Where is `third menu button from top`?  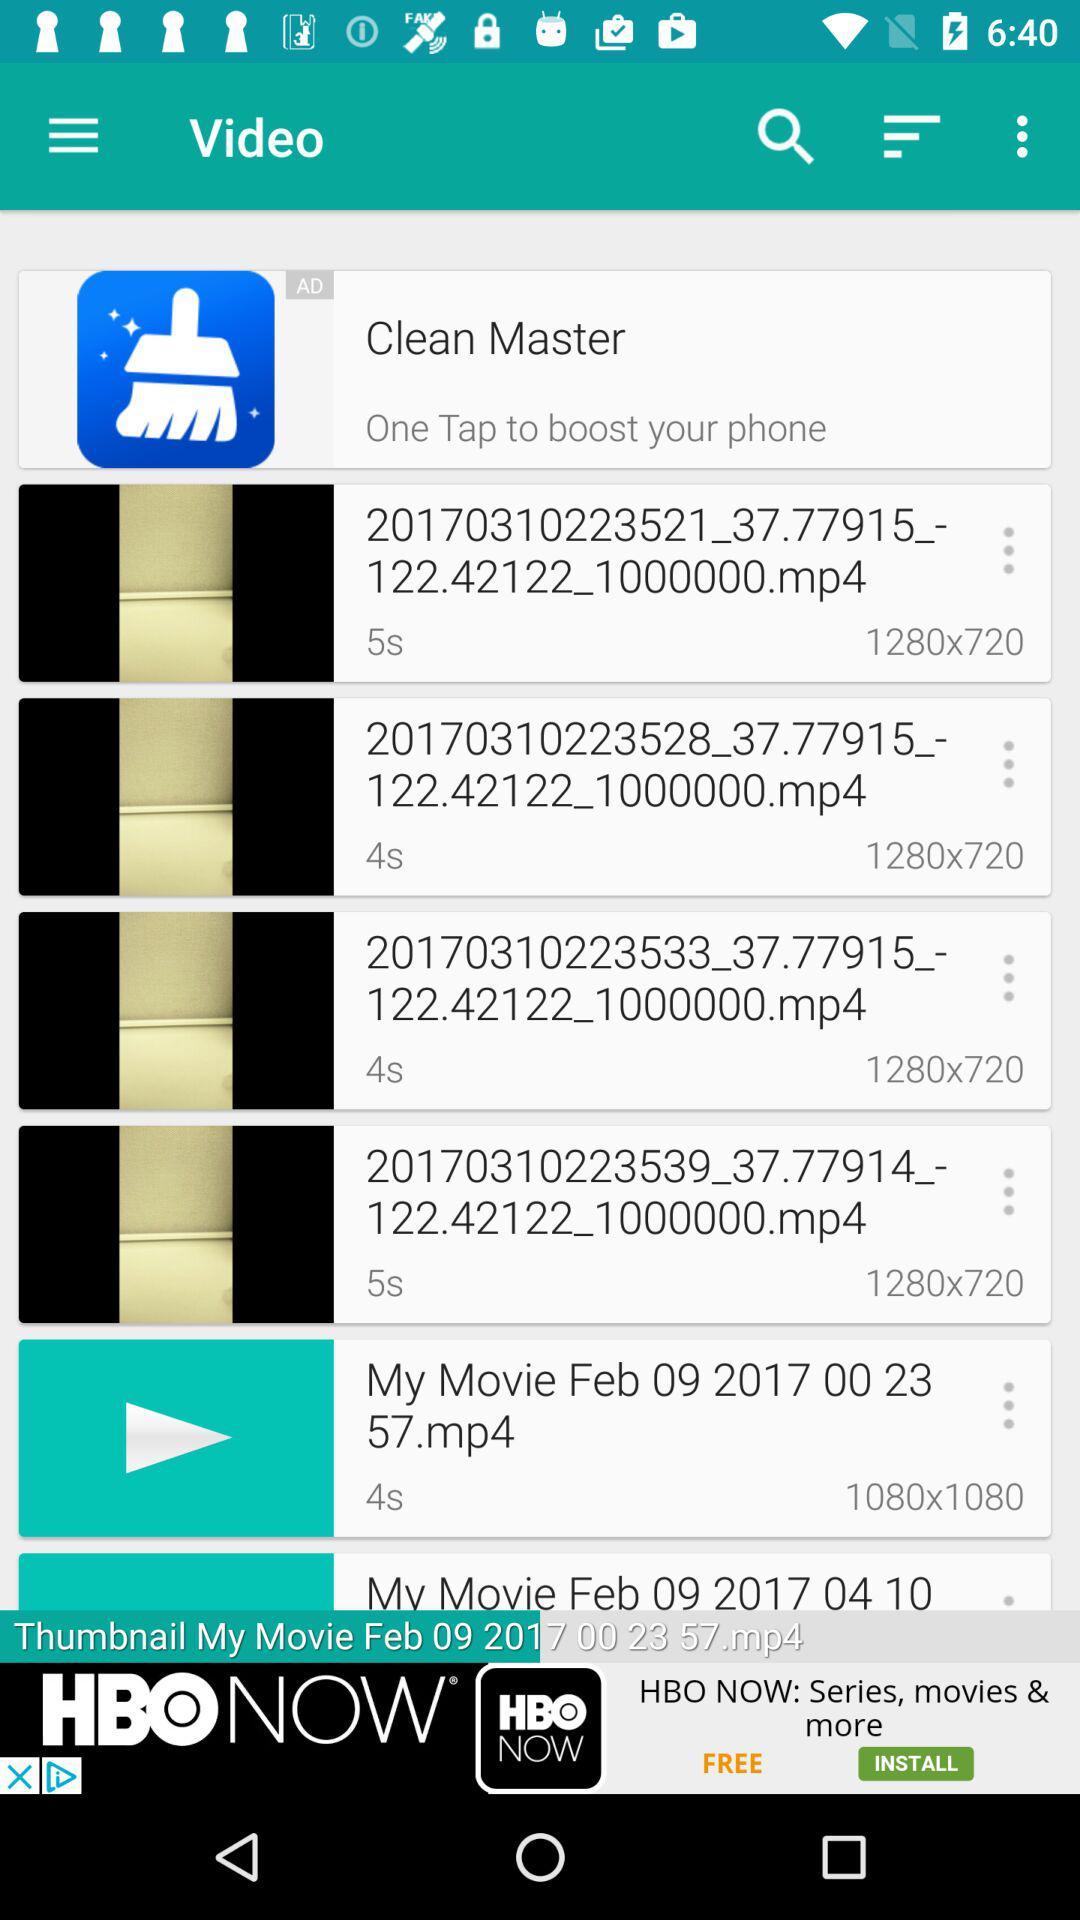 third menu button from top is located at coordinates (1009, 762).